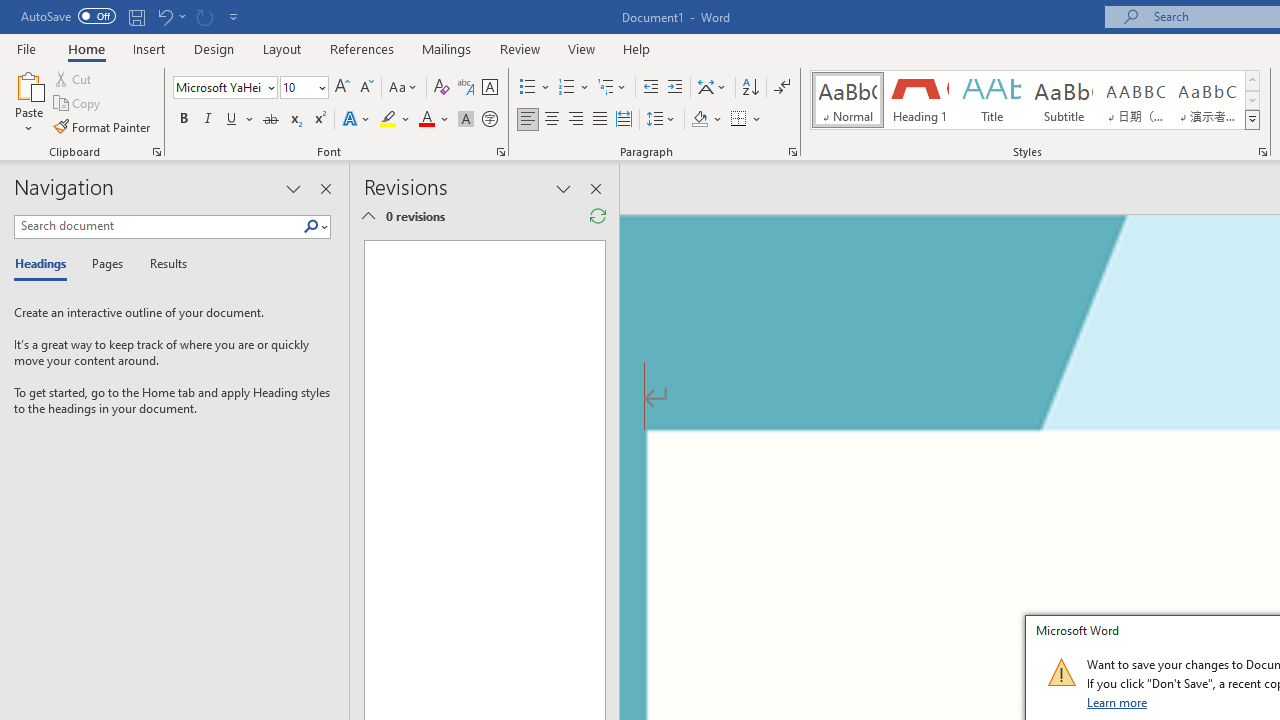 This screenshot has width=1280, height=720. What do you see at coordinates (675, 86) in the screenshot?
I see `'Increase Indent'` at bounding box center [675, 86].